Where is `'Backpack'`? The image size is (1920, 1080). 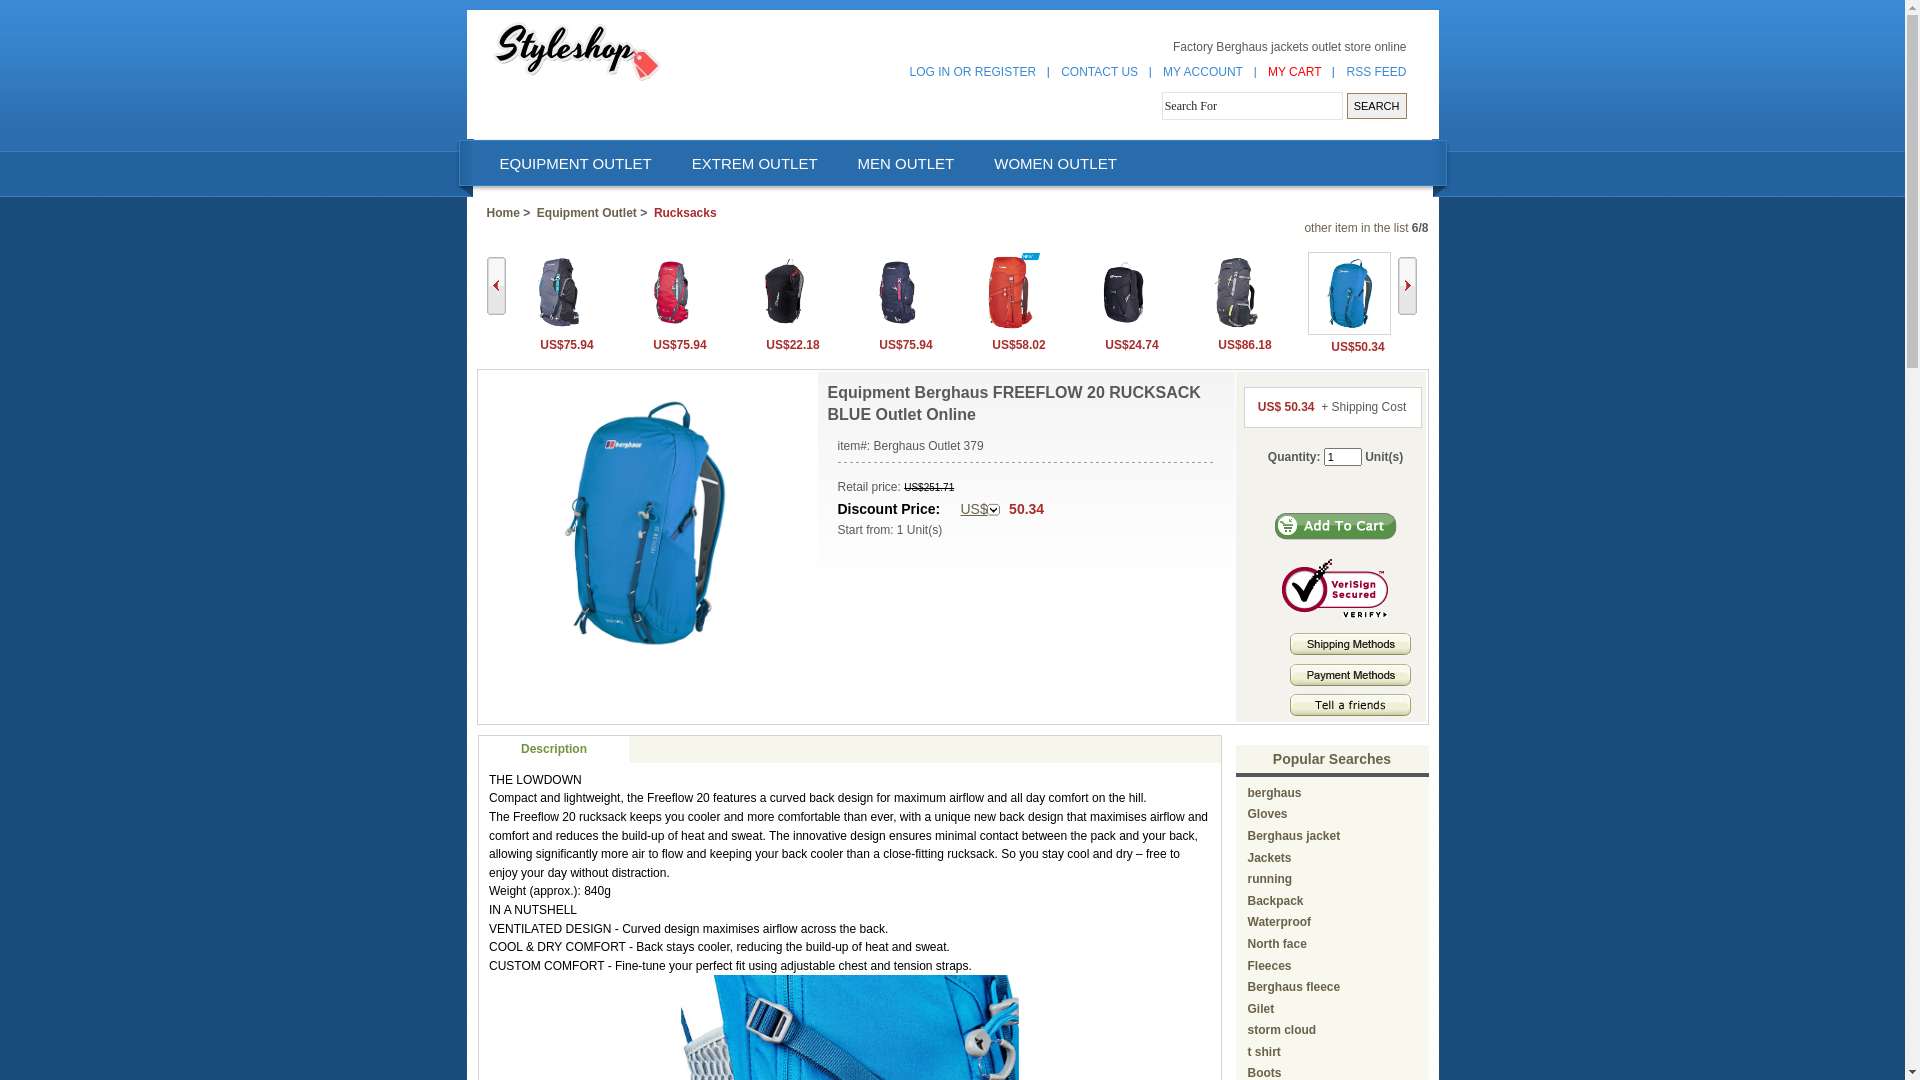
'Backpack' is located at coordinates (1275, 901).